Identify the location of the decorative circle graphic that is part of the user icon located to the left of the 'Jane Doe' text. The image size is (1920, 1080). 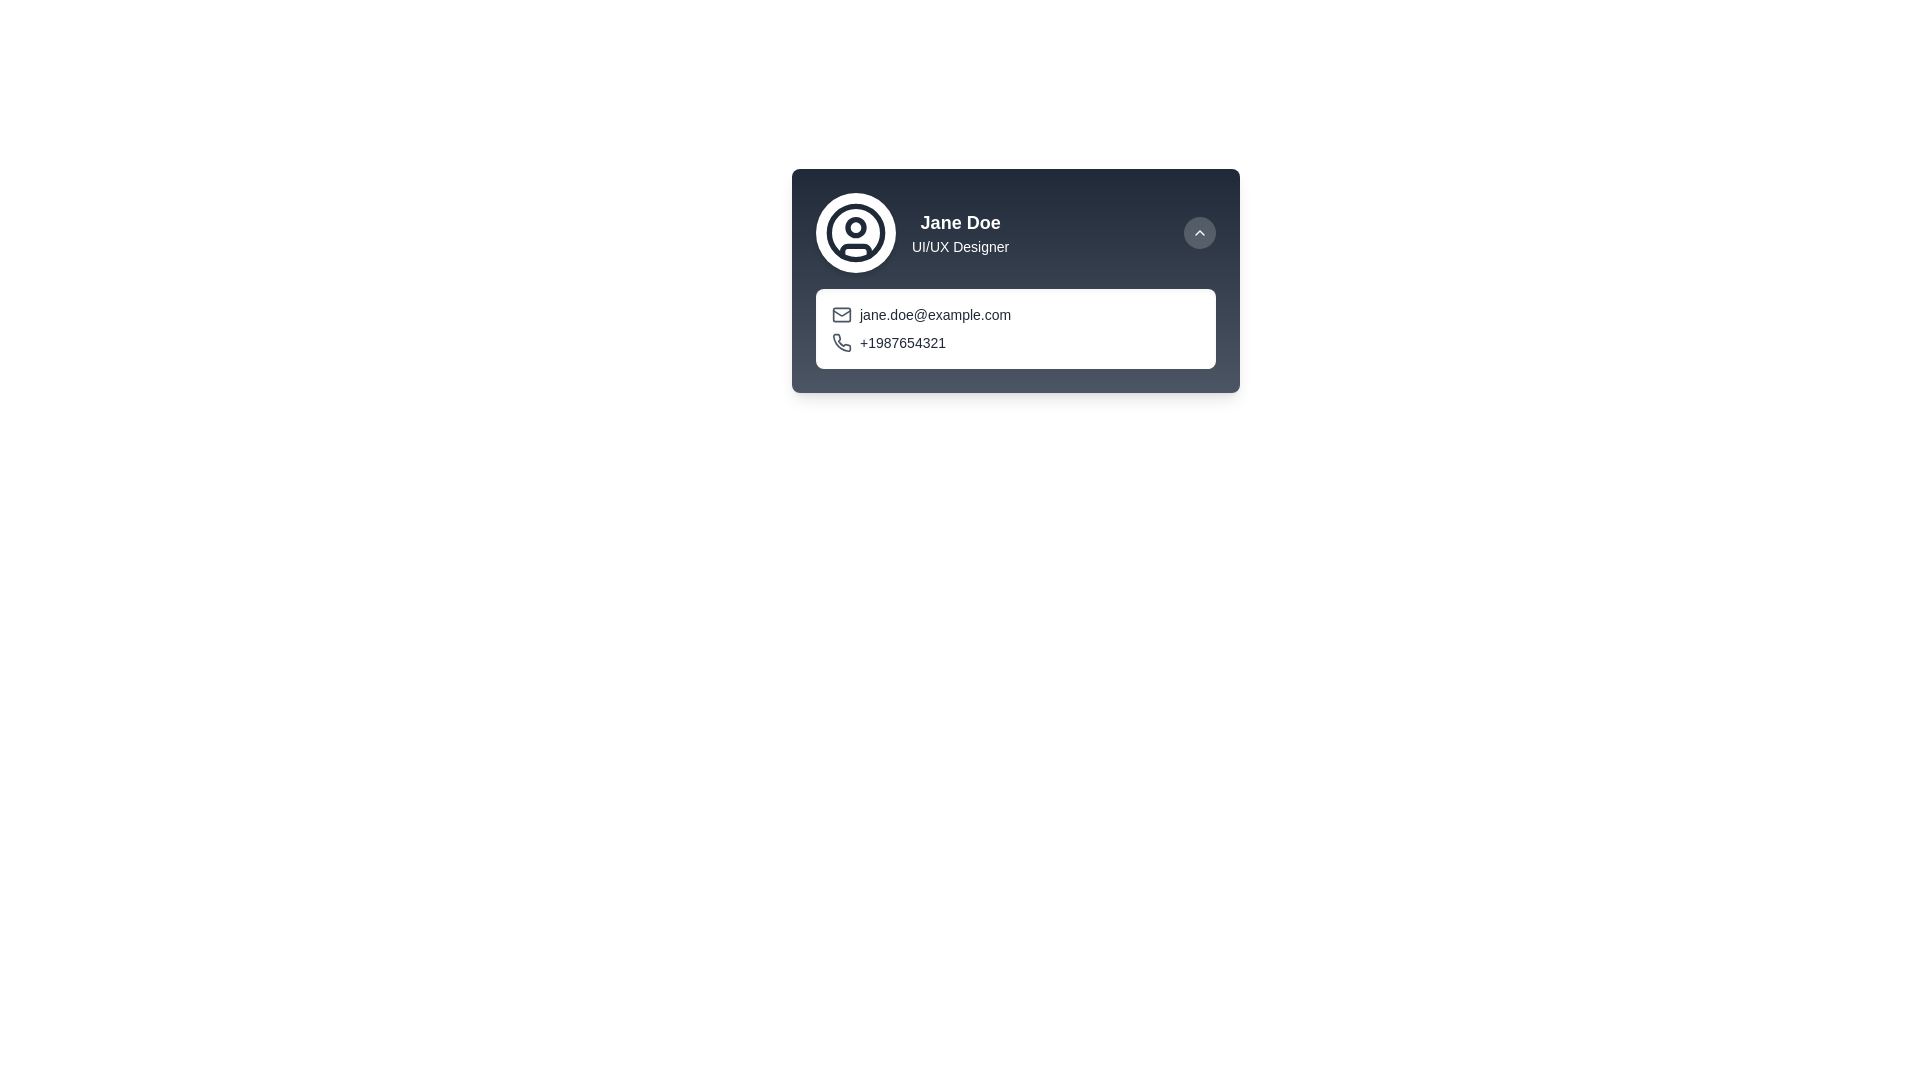
(855, 230).